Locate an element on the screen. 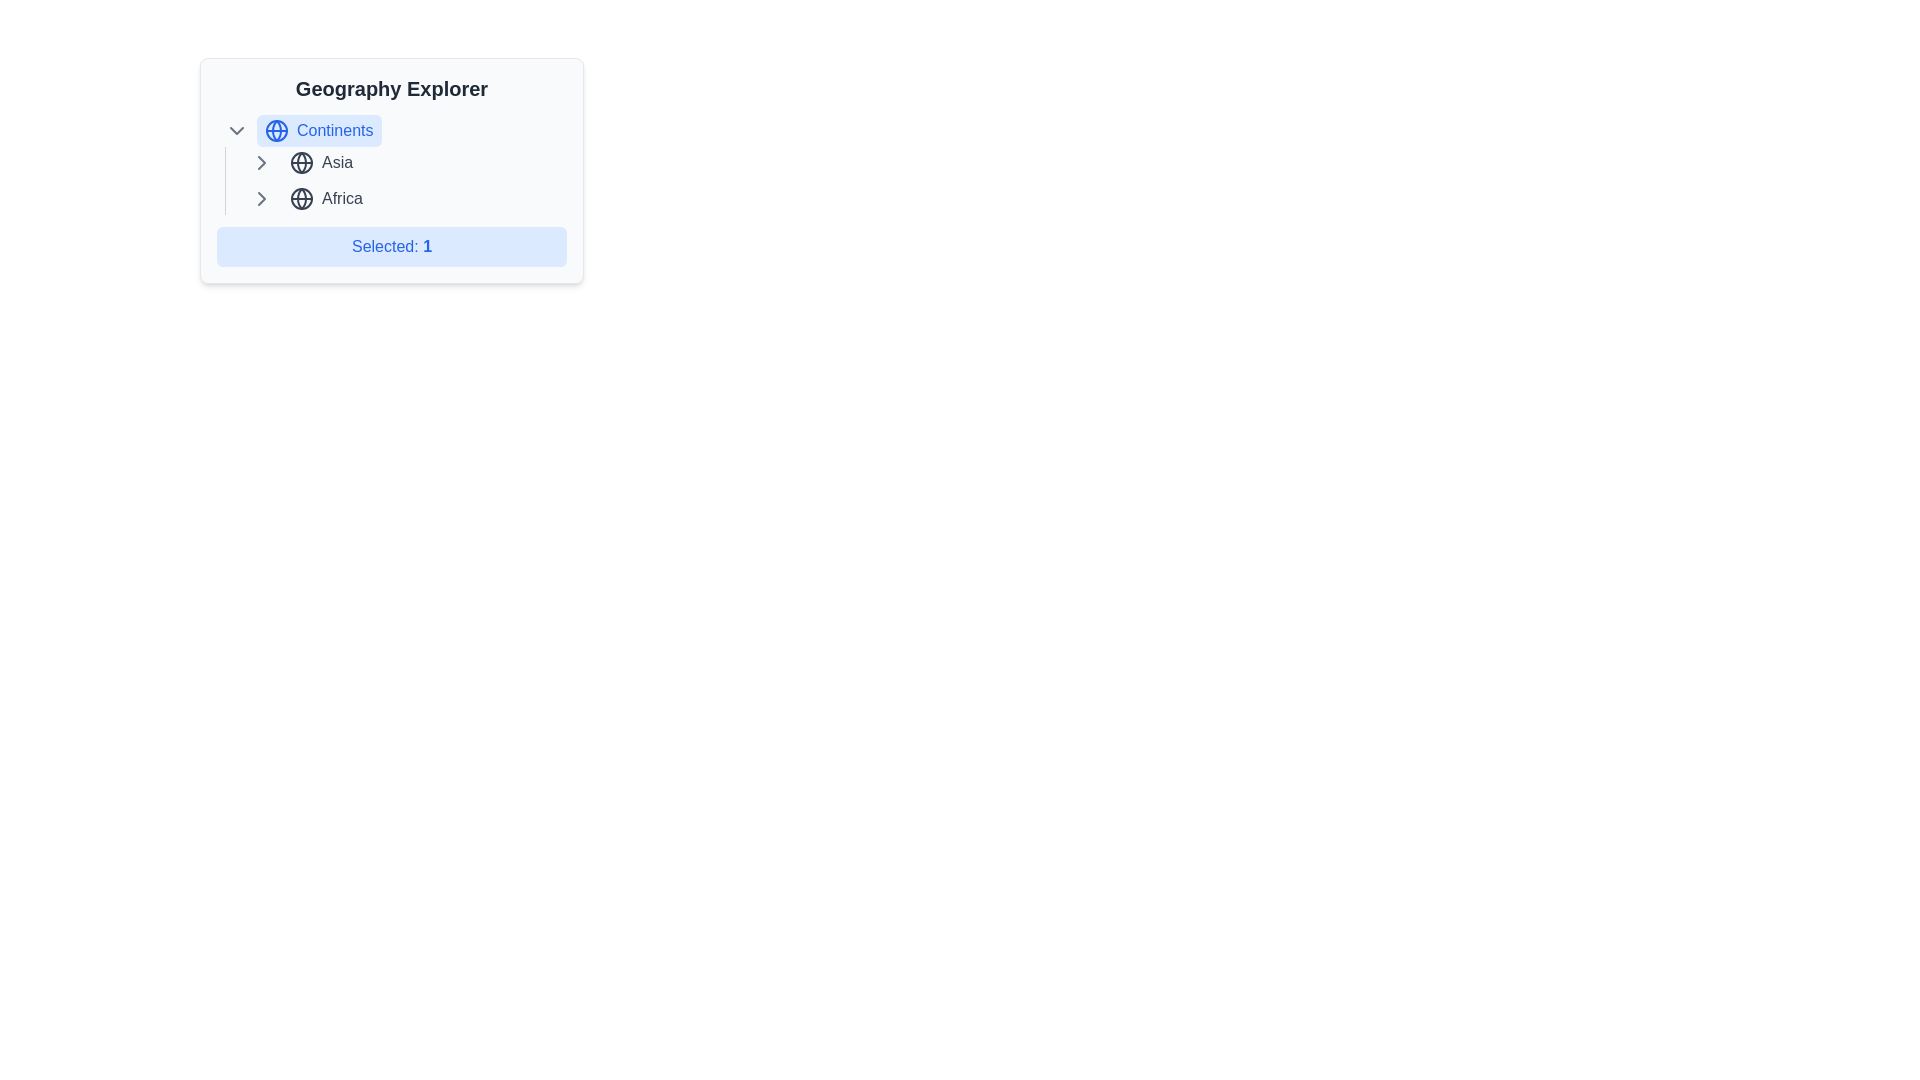  the globe icon, which is a blue circular outline with latitude and longitude lines, positioned to the left of the text label 'Continents' is located at coordinates (276, 131).